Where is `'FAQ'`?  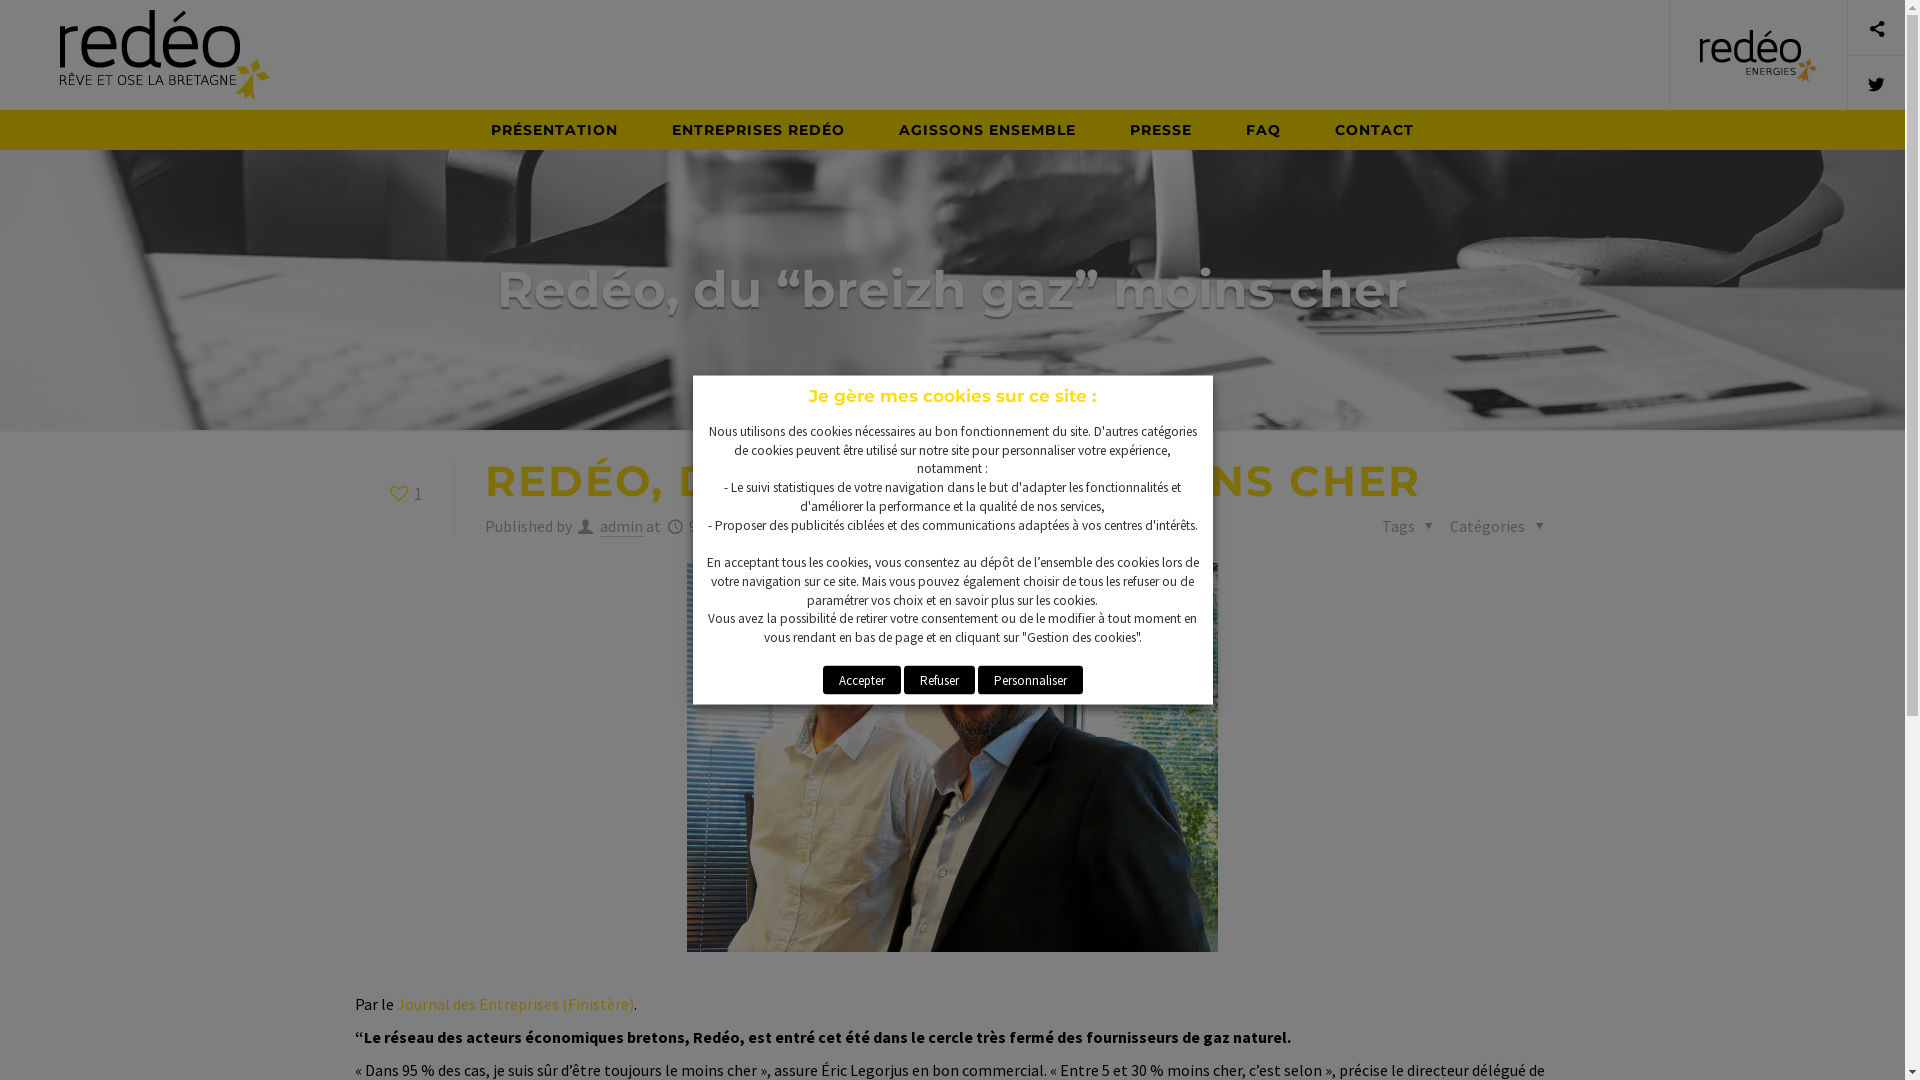
'FAQ' is located at coordinates (1262, 130).